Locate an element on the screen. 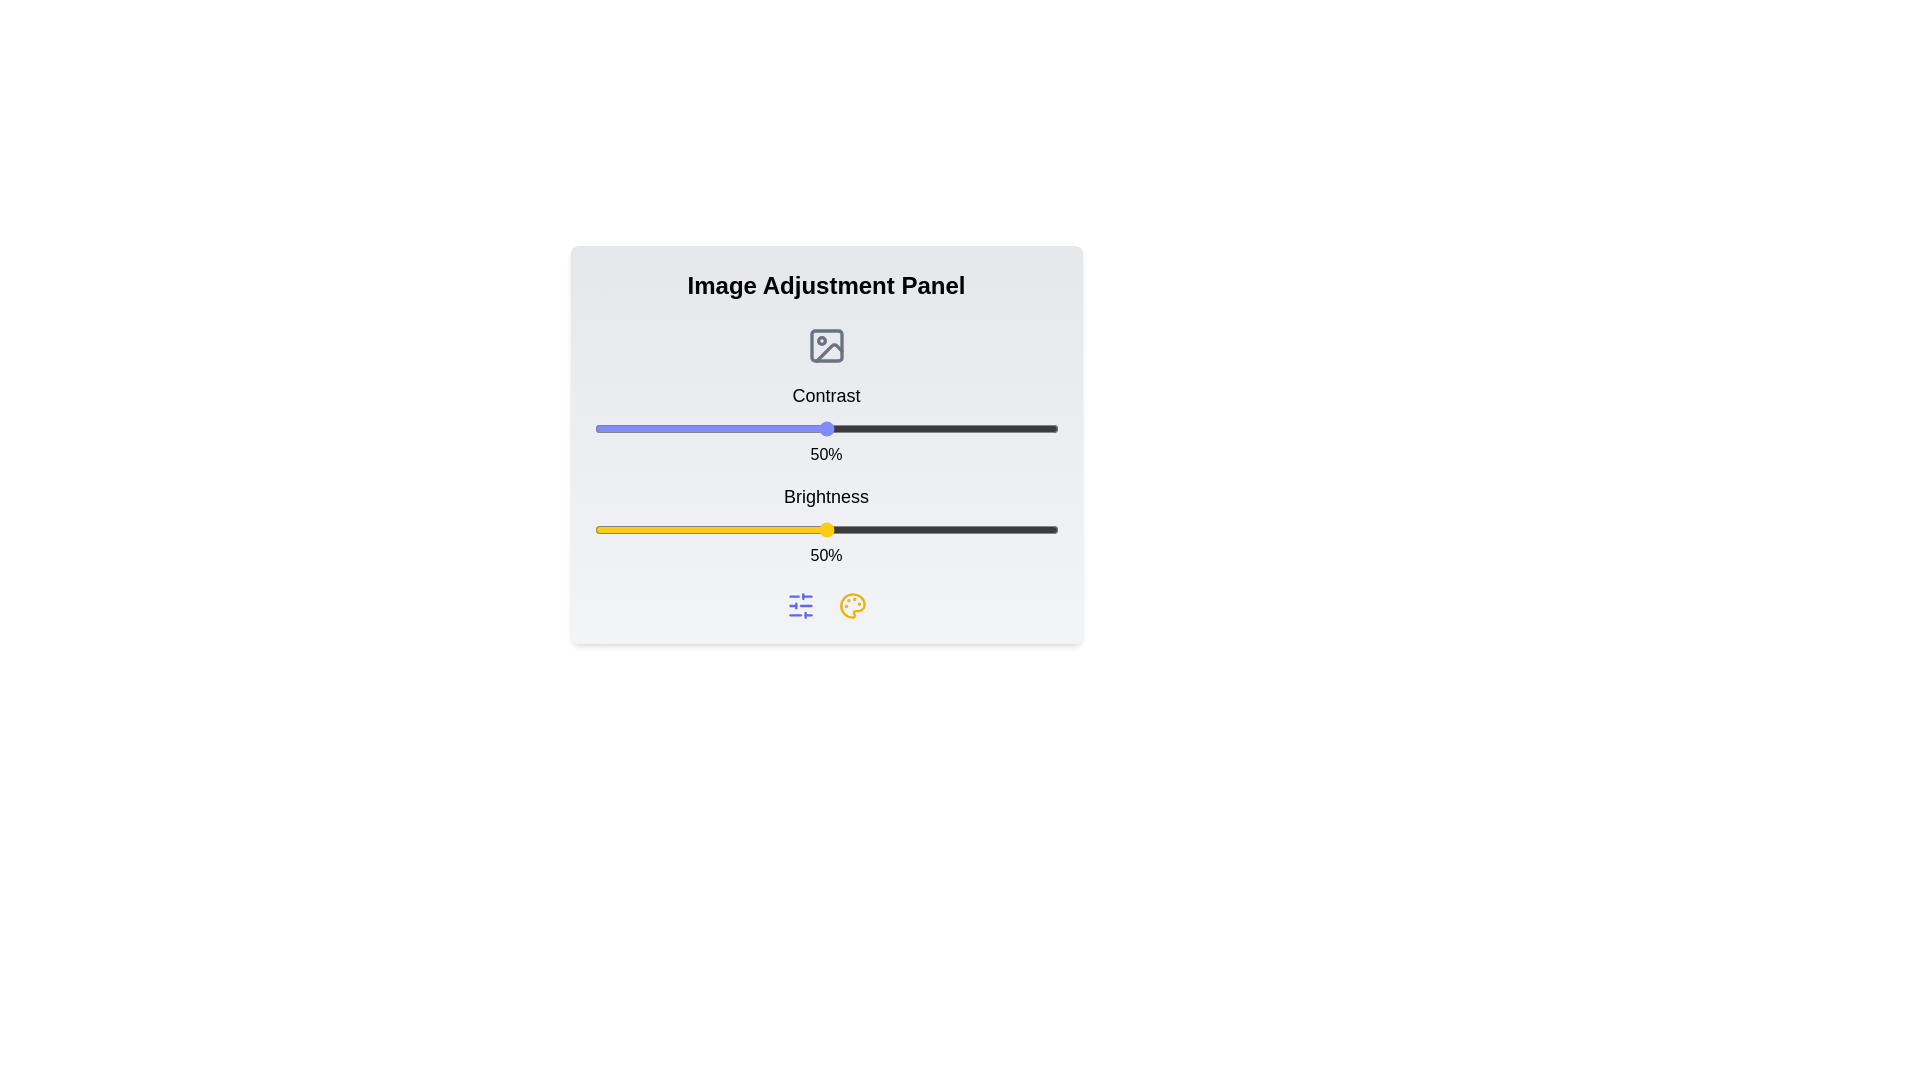 The height and width of the screenshot is (1080, 1920). the contrast slider to 76% is located at coordinates (946, 427).